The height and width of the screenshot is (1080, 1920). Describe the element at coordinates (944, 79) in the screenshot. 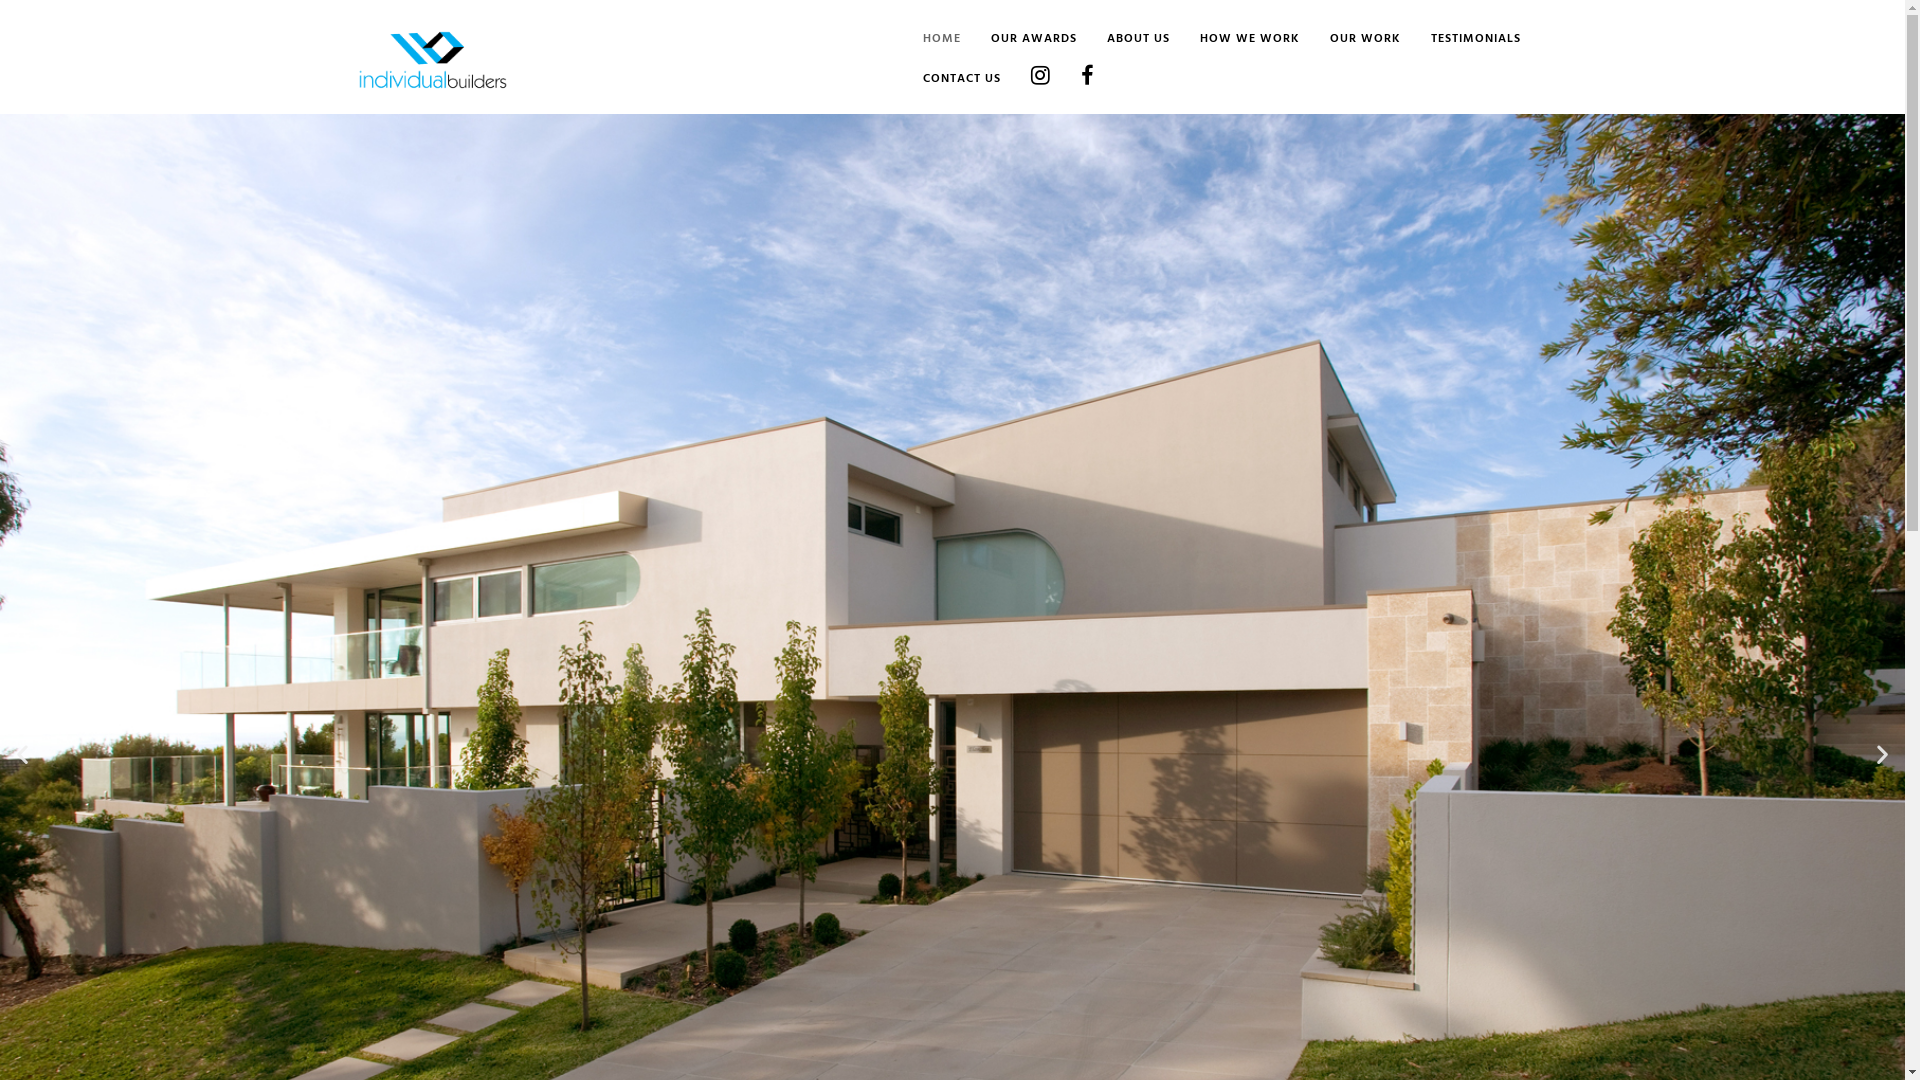

I see `'CONTACT US'` at that location.